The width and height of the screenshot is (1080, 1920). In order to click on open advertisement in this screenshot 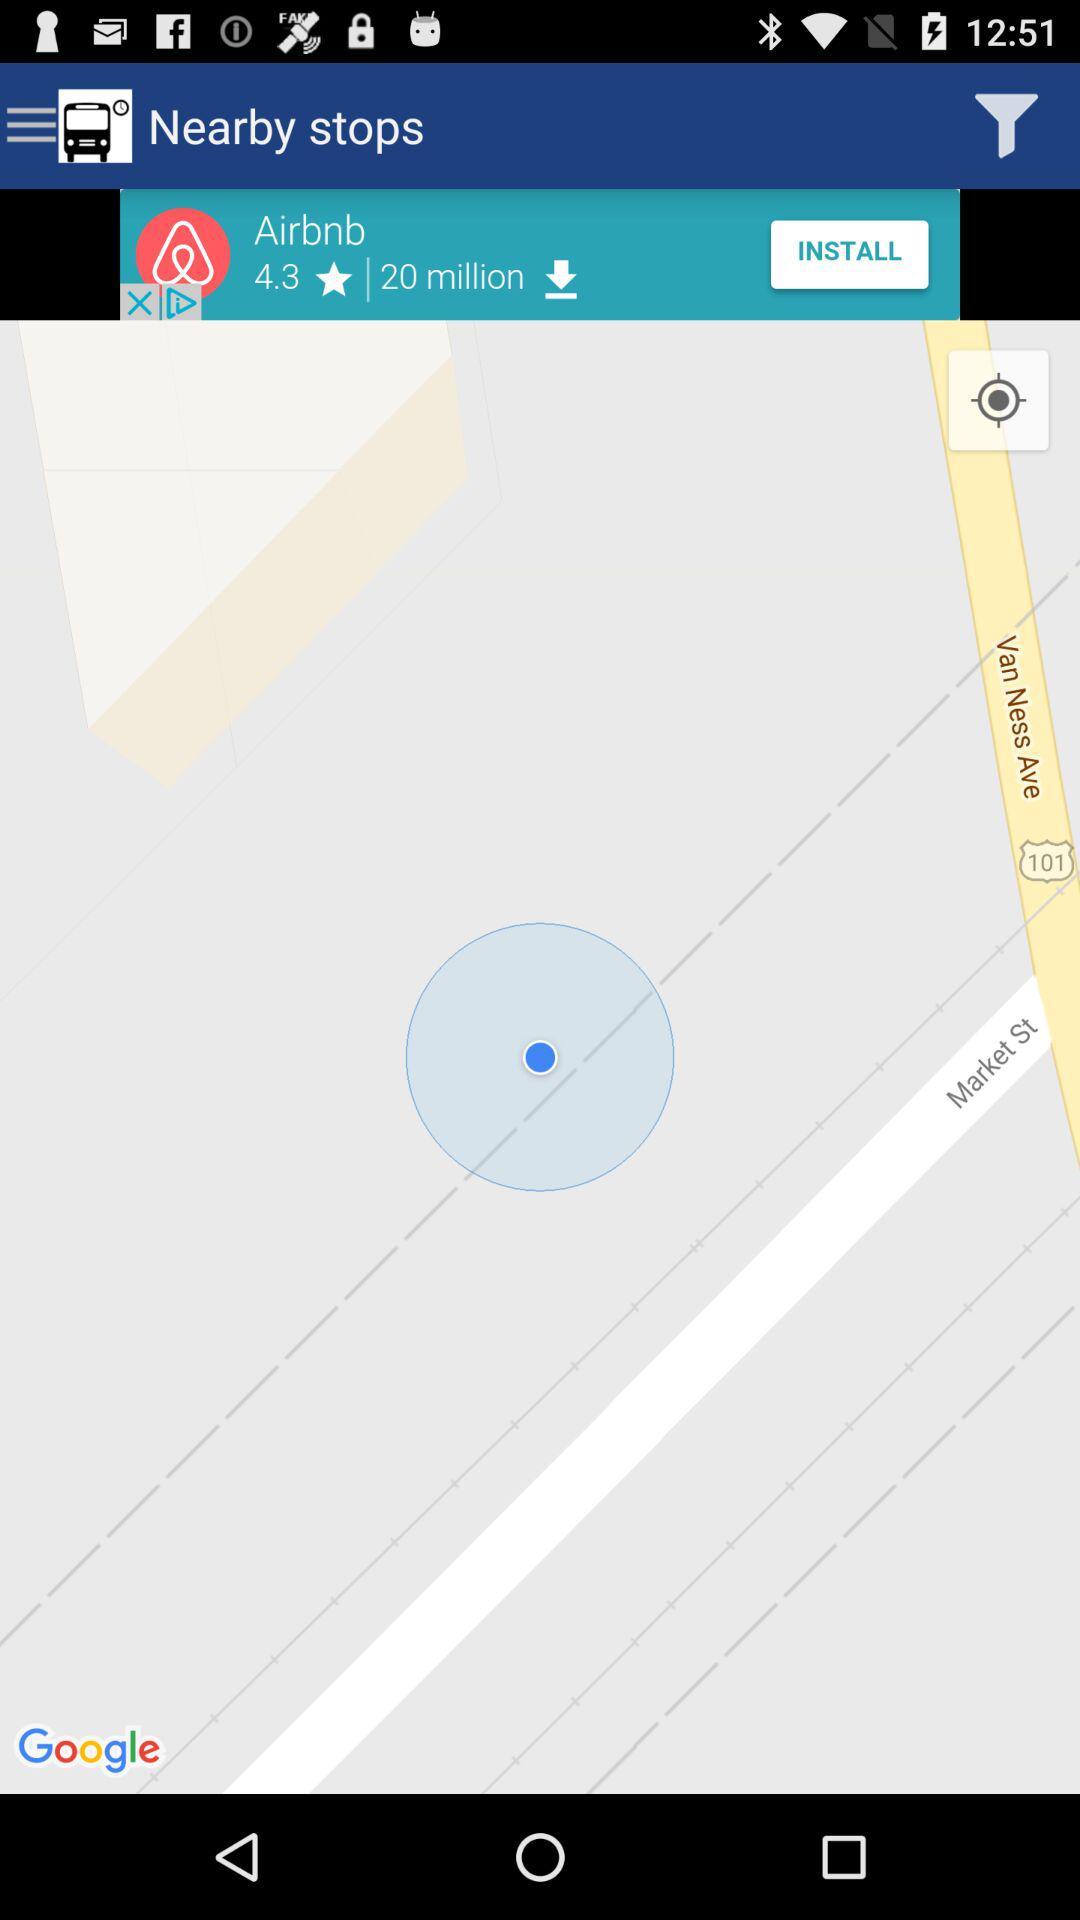, I will do `click(540, 253)`.